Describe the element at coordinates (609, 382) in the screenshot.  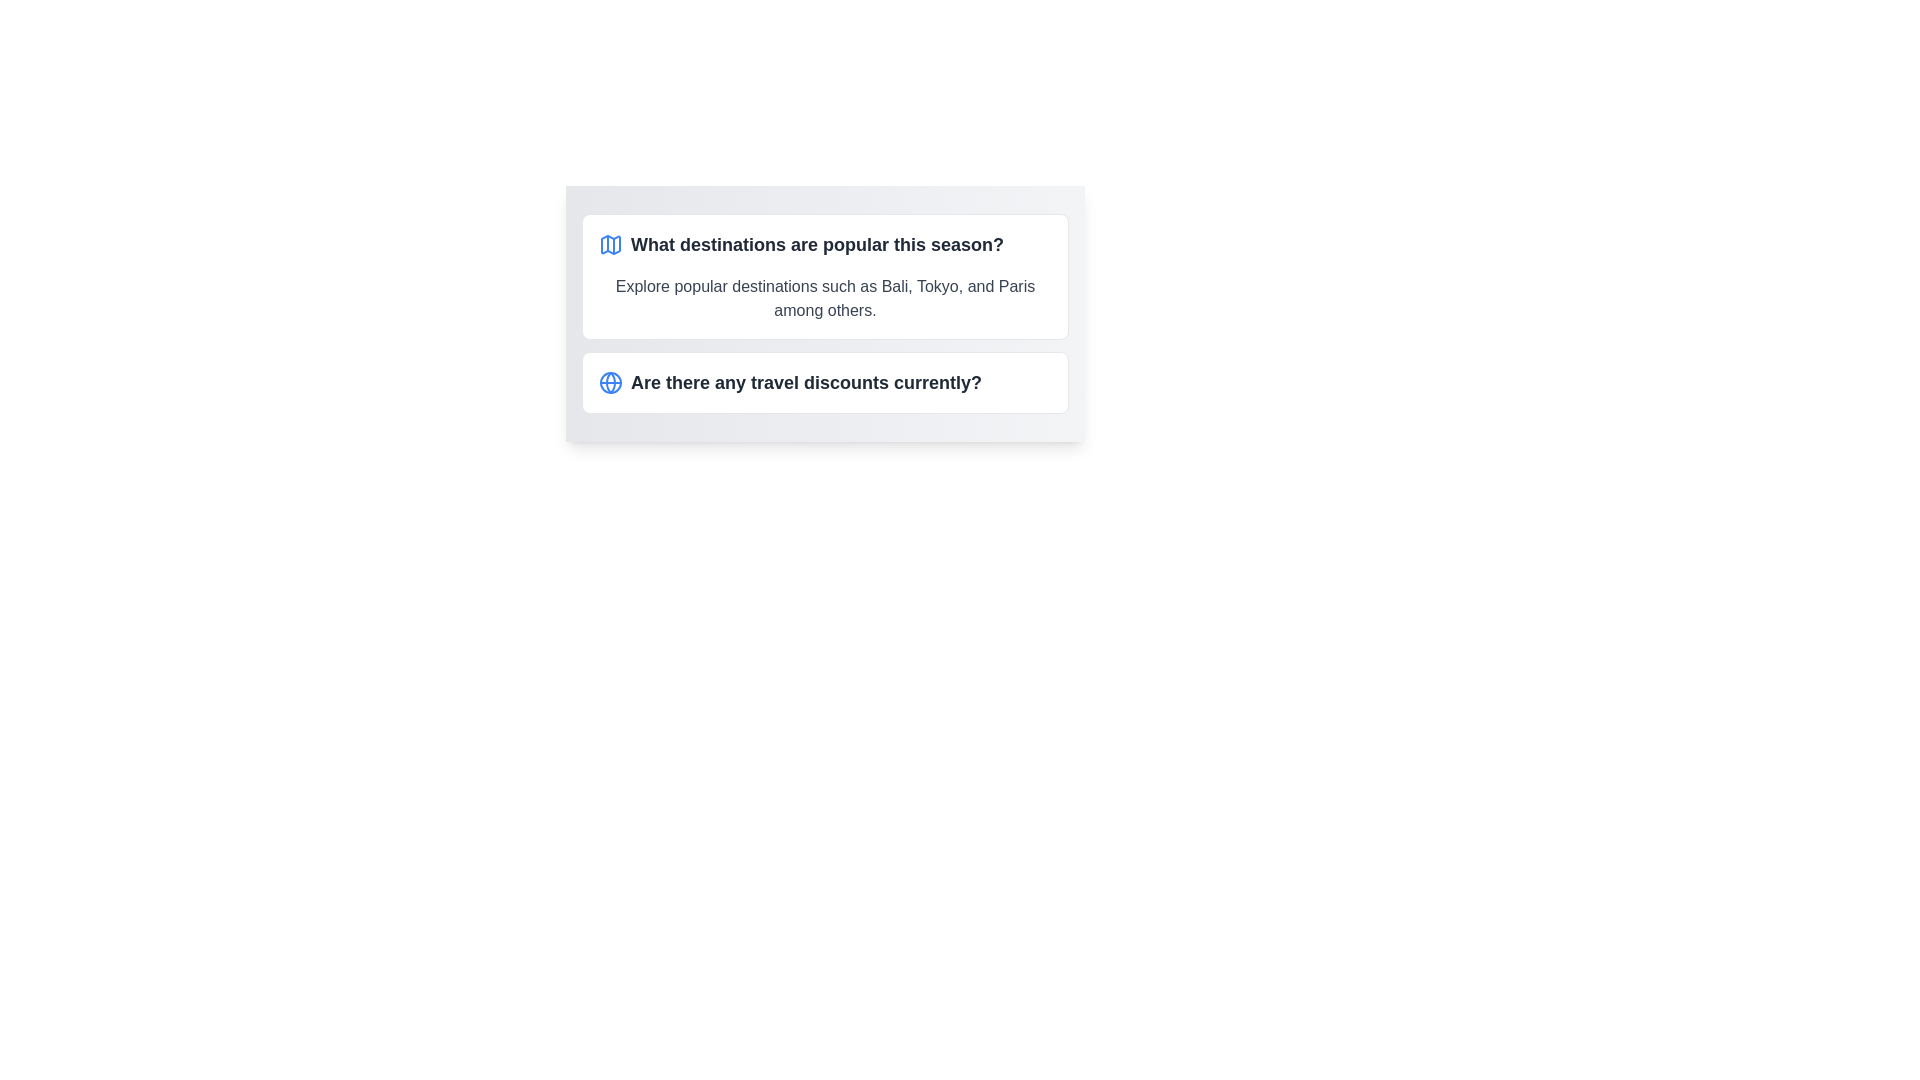
I see `the globe icon located to the left of the question 'Are there any travel discounts currently?'` at that location.